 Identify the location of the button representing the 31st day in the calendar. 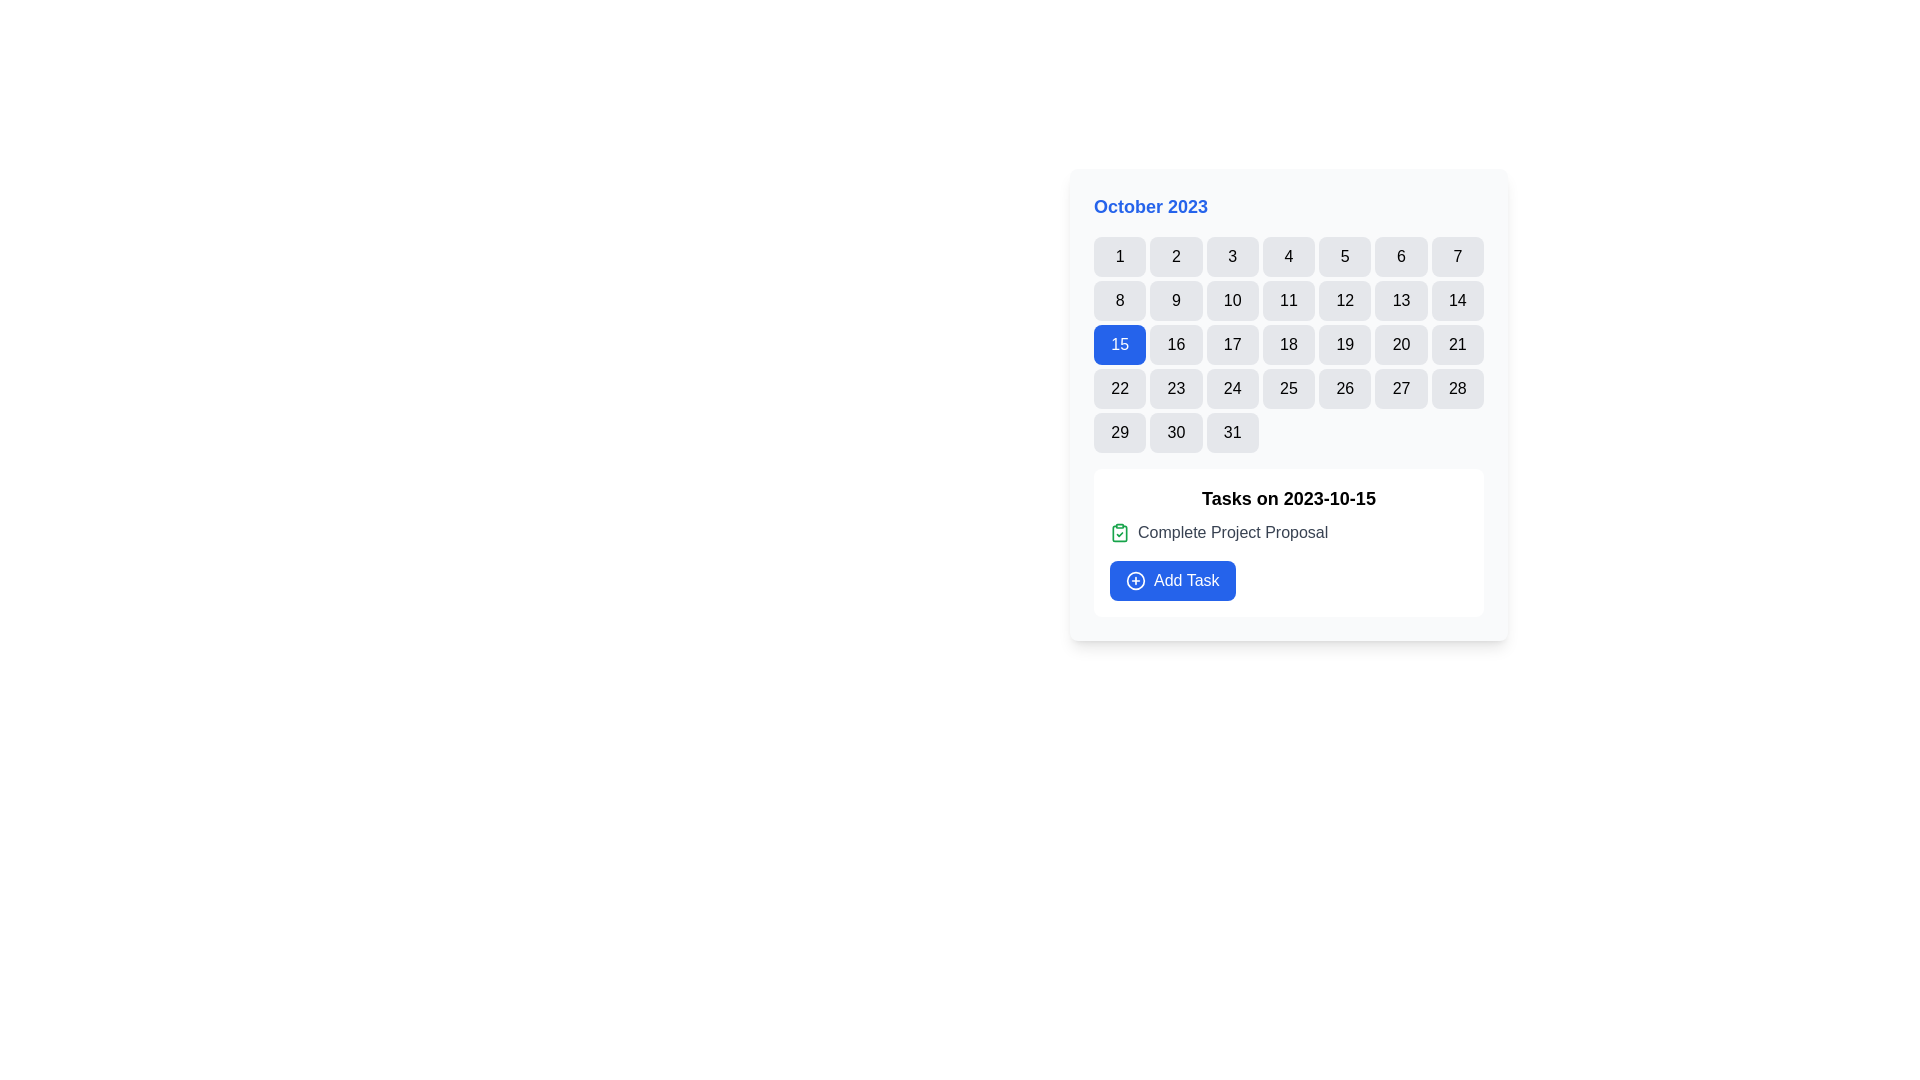
(1231, 431).